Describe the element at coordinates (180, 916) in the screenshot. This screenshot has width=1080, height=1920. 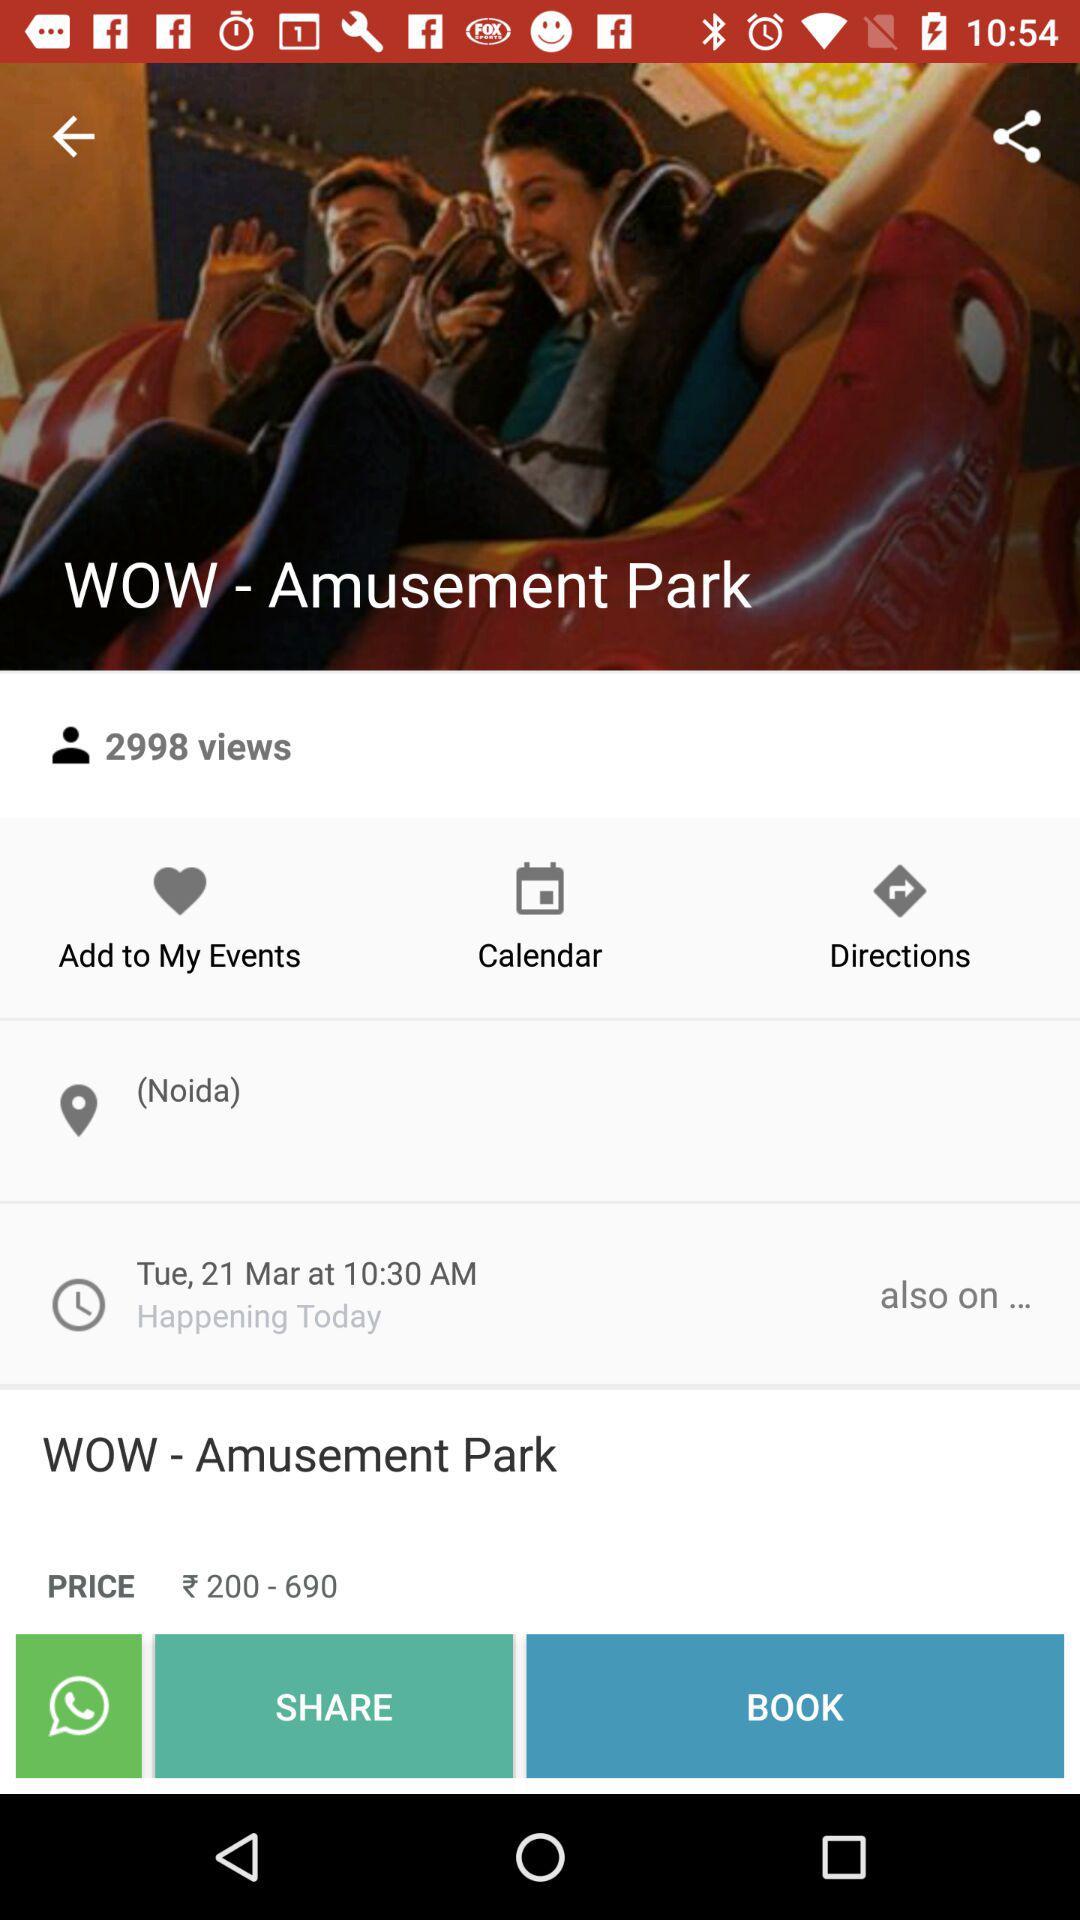
I see `add to my icon` at that location.